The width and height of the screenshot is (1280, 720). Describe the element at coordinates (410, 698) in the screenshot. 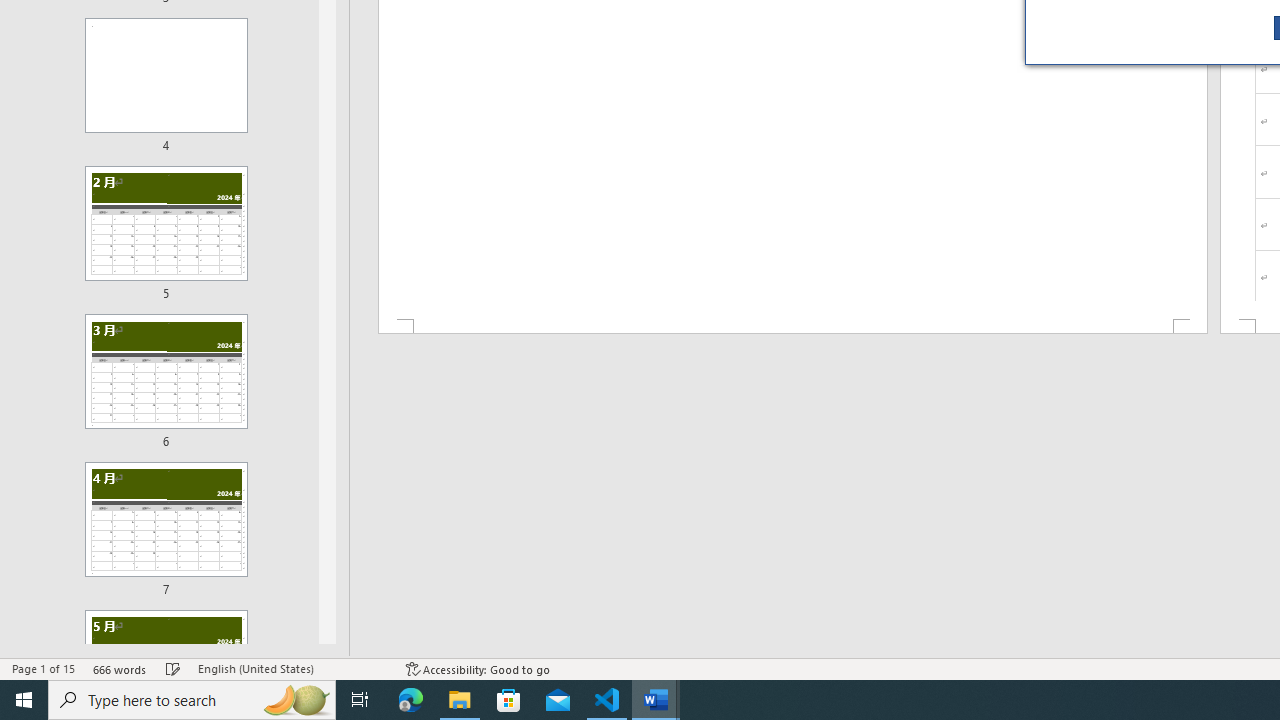

I see `'Microsoft Edge'` at that location.